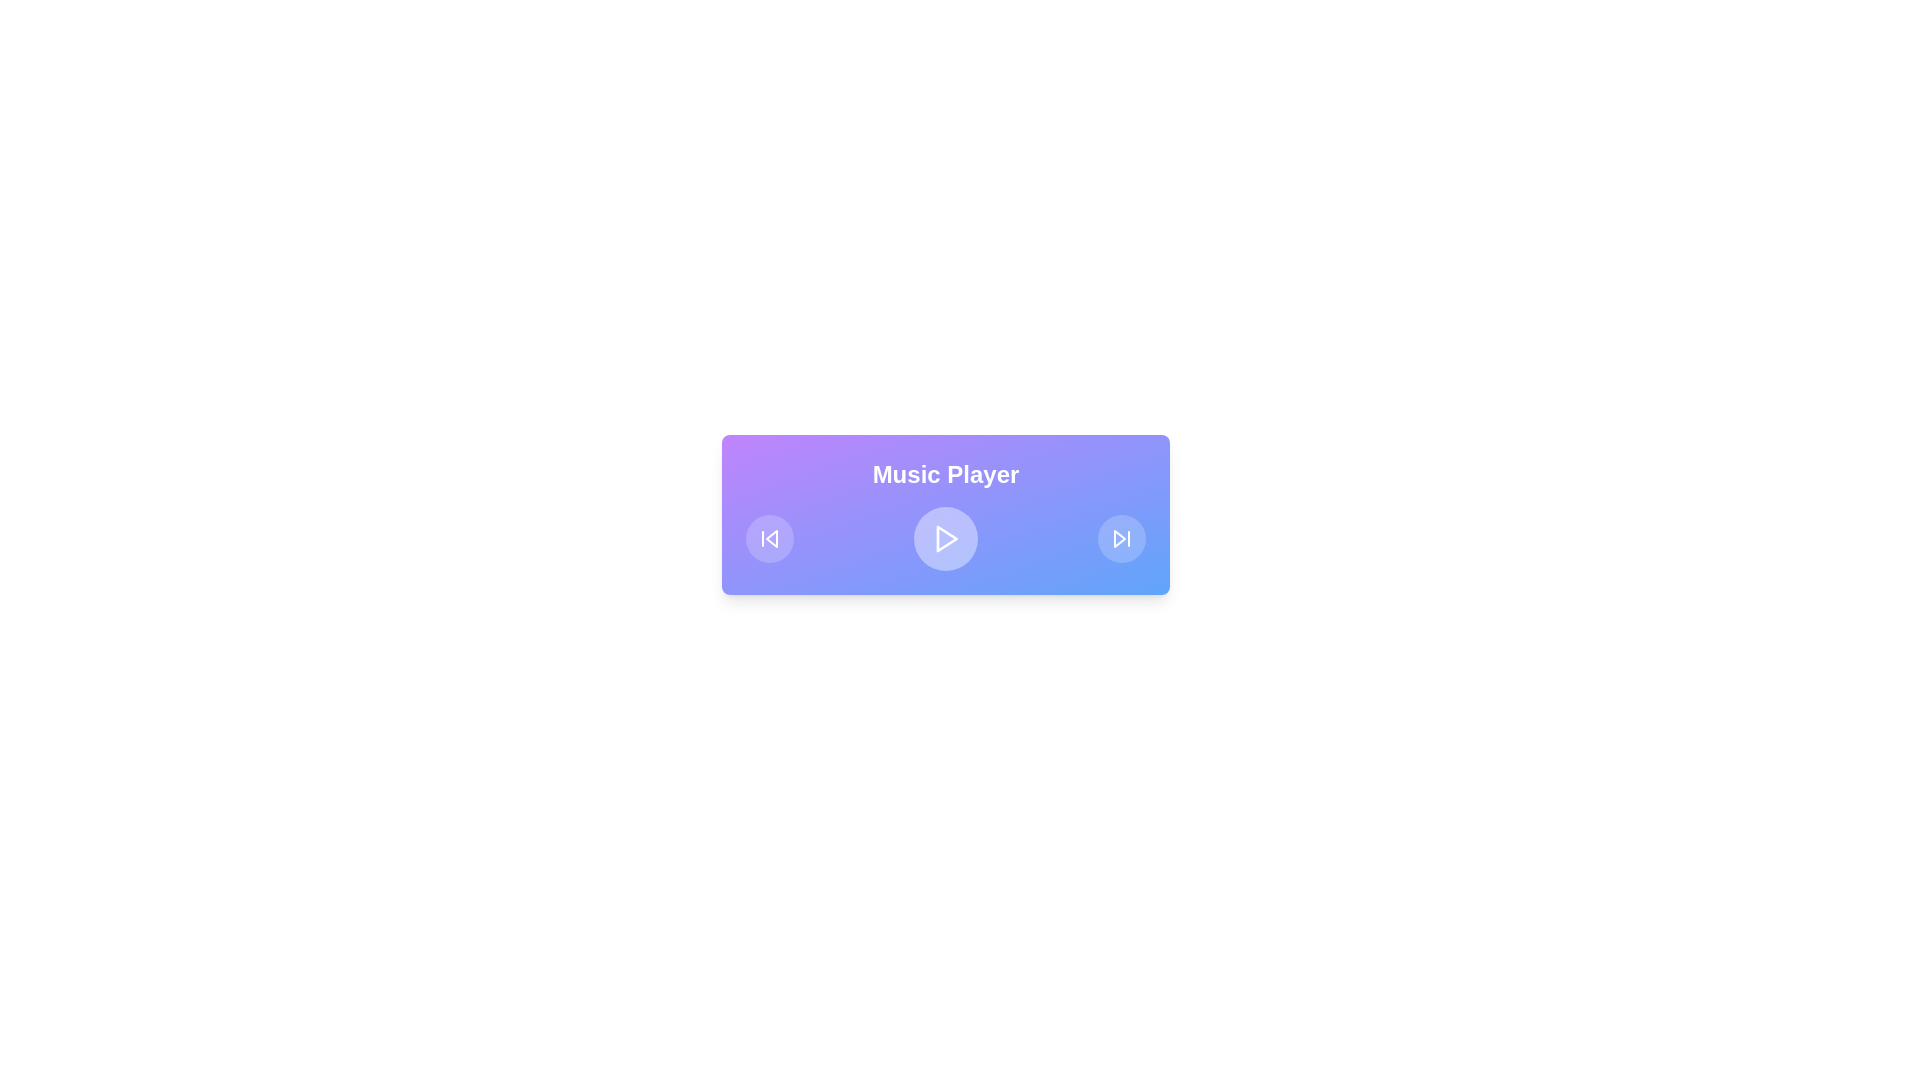  Describe the element at coordinates (944, 538) in the screenshot. I see `the Play button, which is a triangular play icon centered in a circular button with a semi-transparent white background, located at the center of the horizontal music player controller` at that location.